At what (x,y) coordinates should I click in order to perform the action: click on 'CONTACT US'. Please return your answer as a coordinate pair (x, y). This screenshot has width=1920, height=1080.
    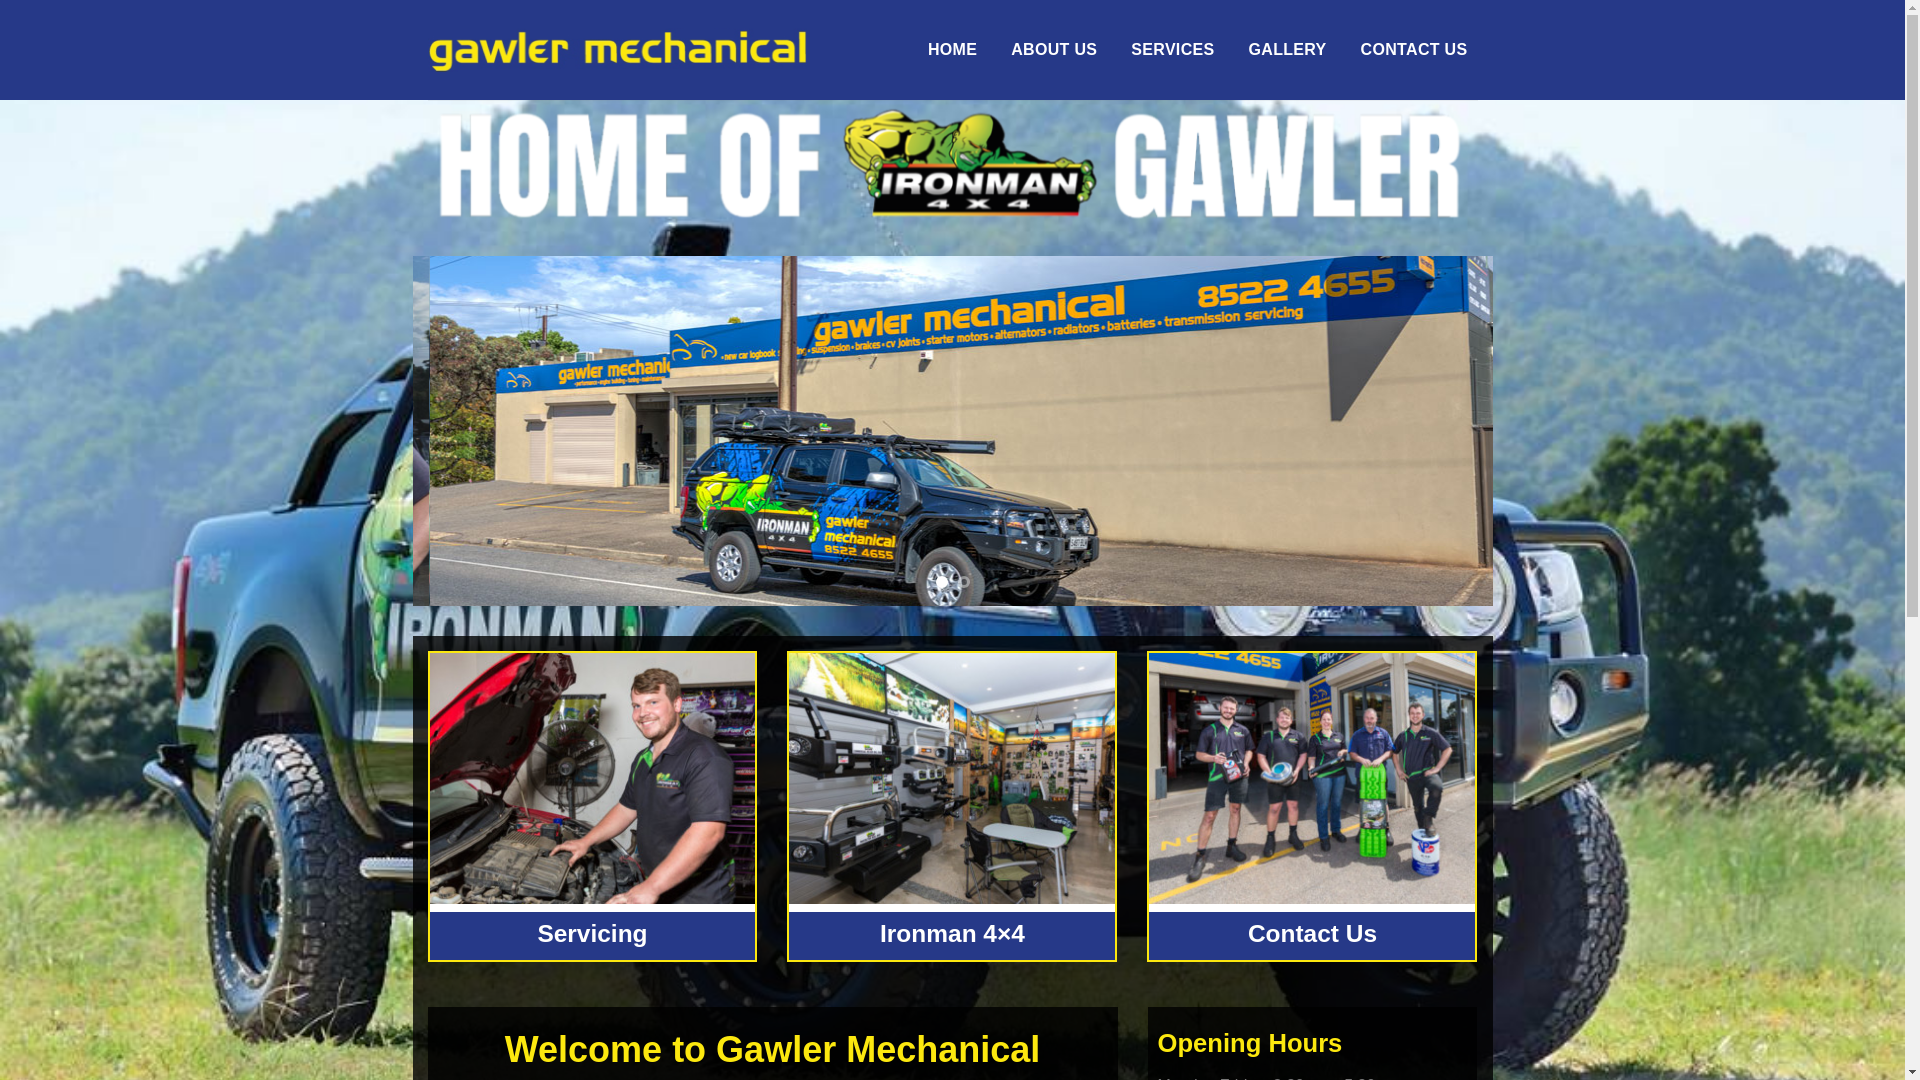
    Looking at the image, I should click on (1413, 49).